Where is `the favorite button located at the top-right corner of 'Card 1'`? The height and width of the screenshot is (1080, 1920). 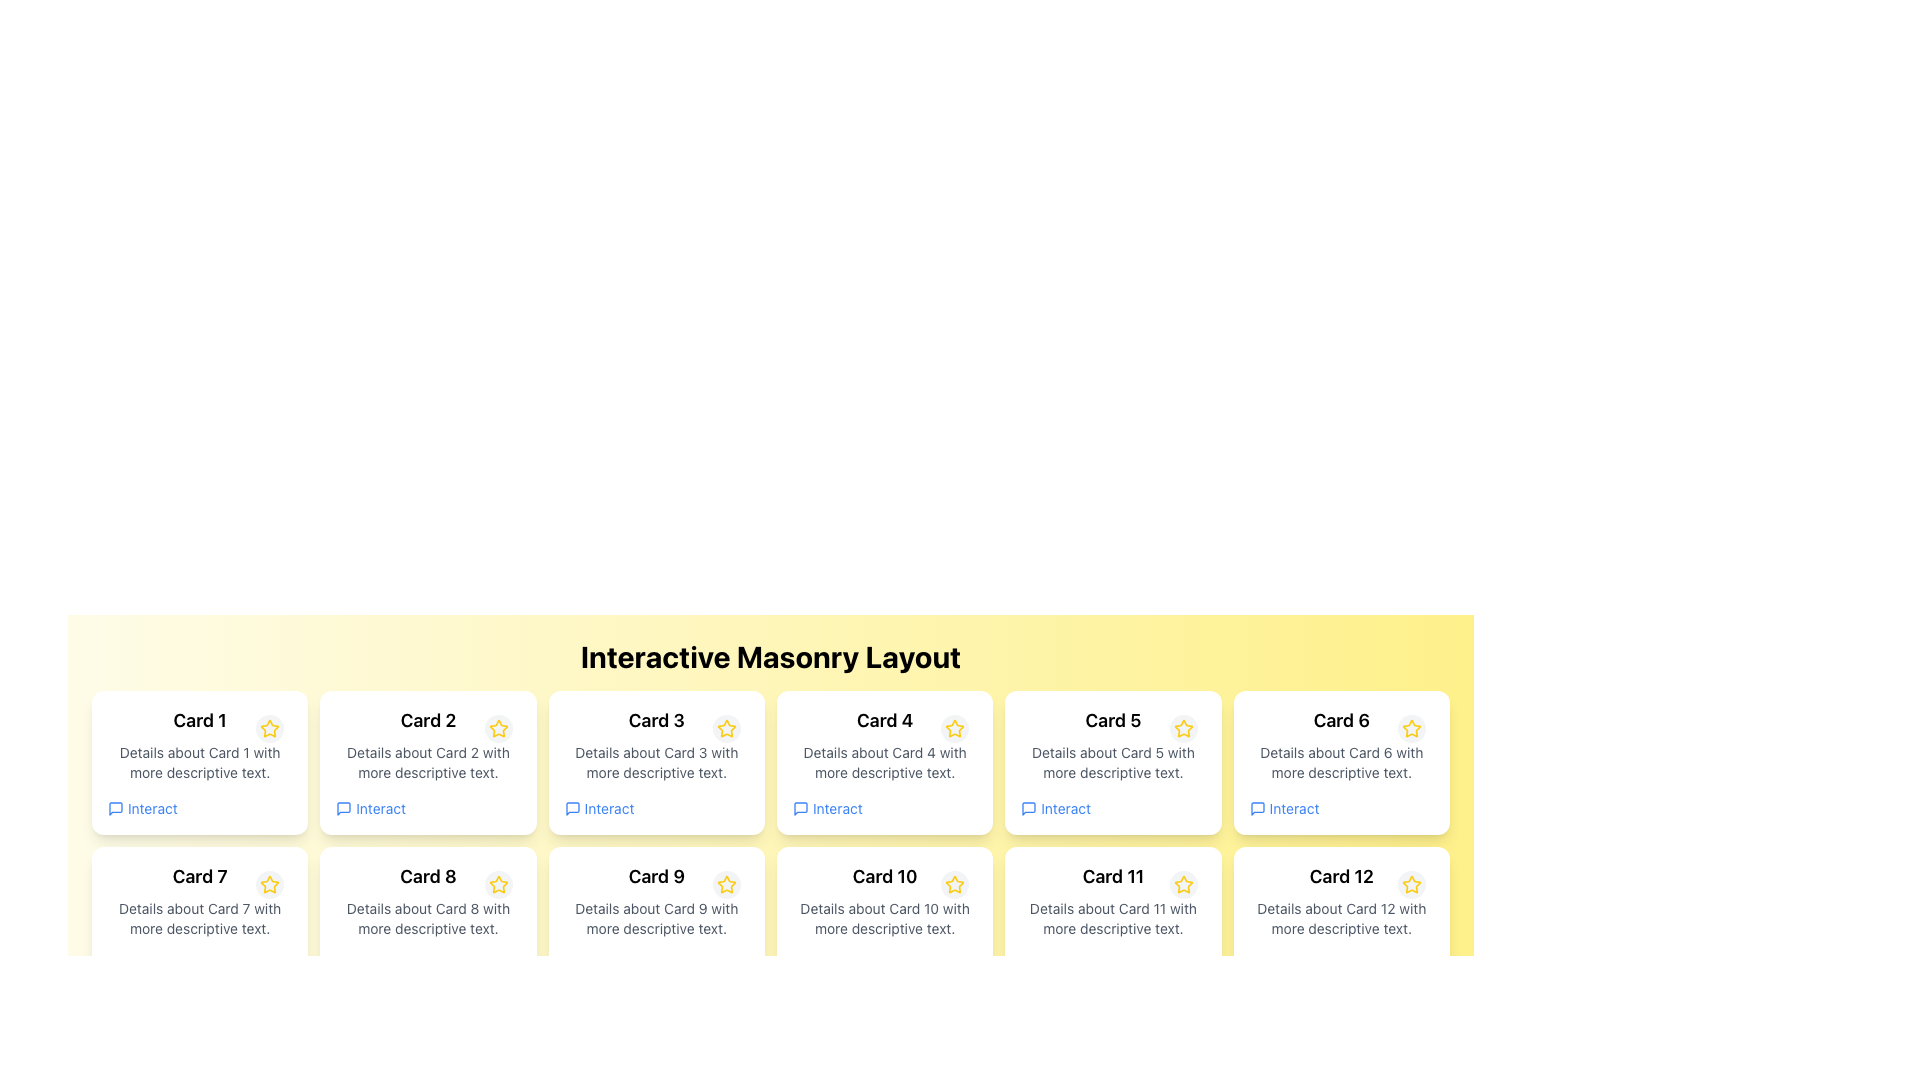 the favorite button located at the top-right corner of 'Card 1' is located at coordinates (269, 729).